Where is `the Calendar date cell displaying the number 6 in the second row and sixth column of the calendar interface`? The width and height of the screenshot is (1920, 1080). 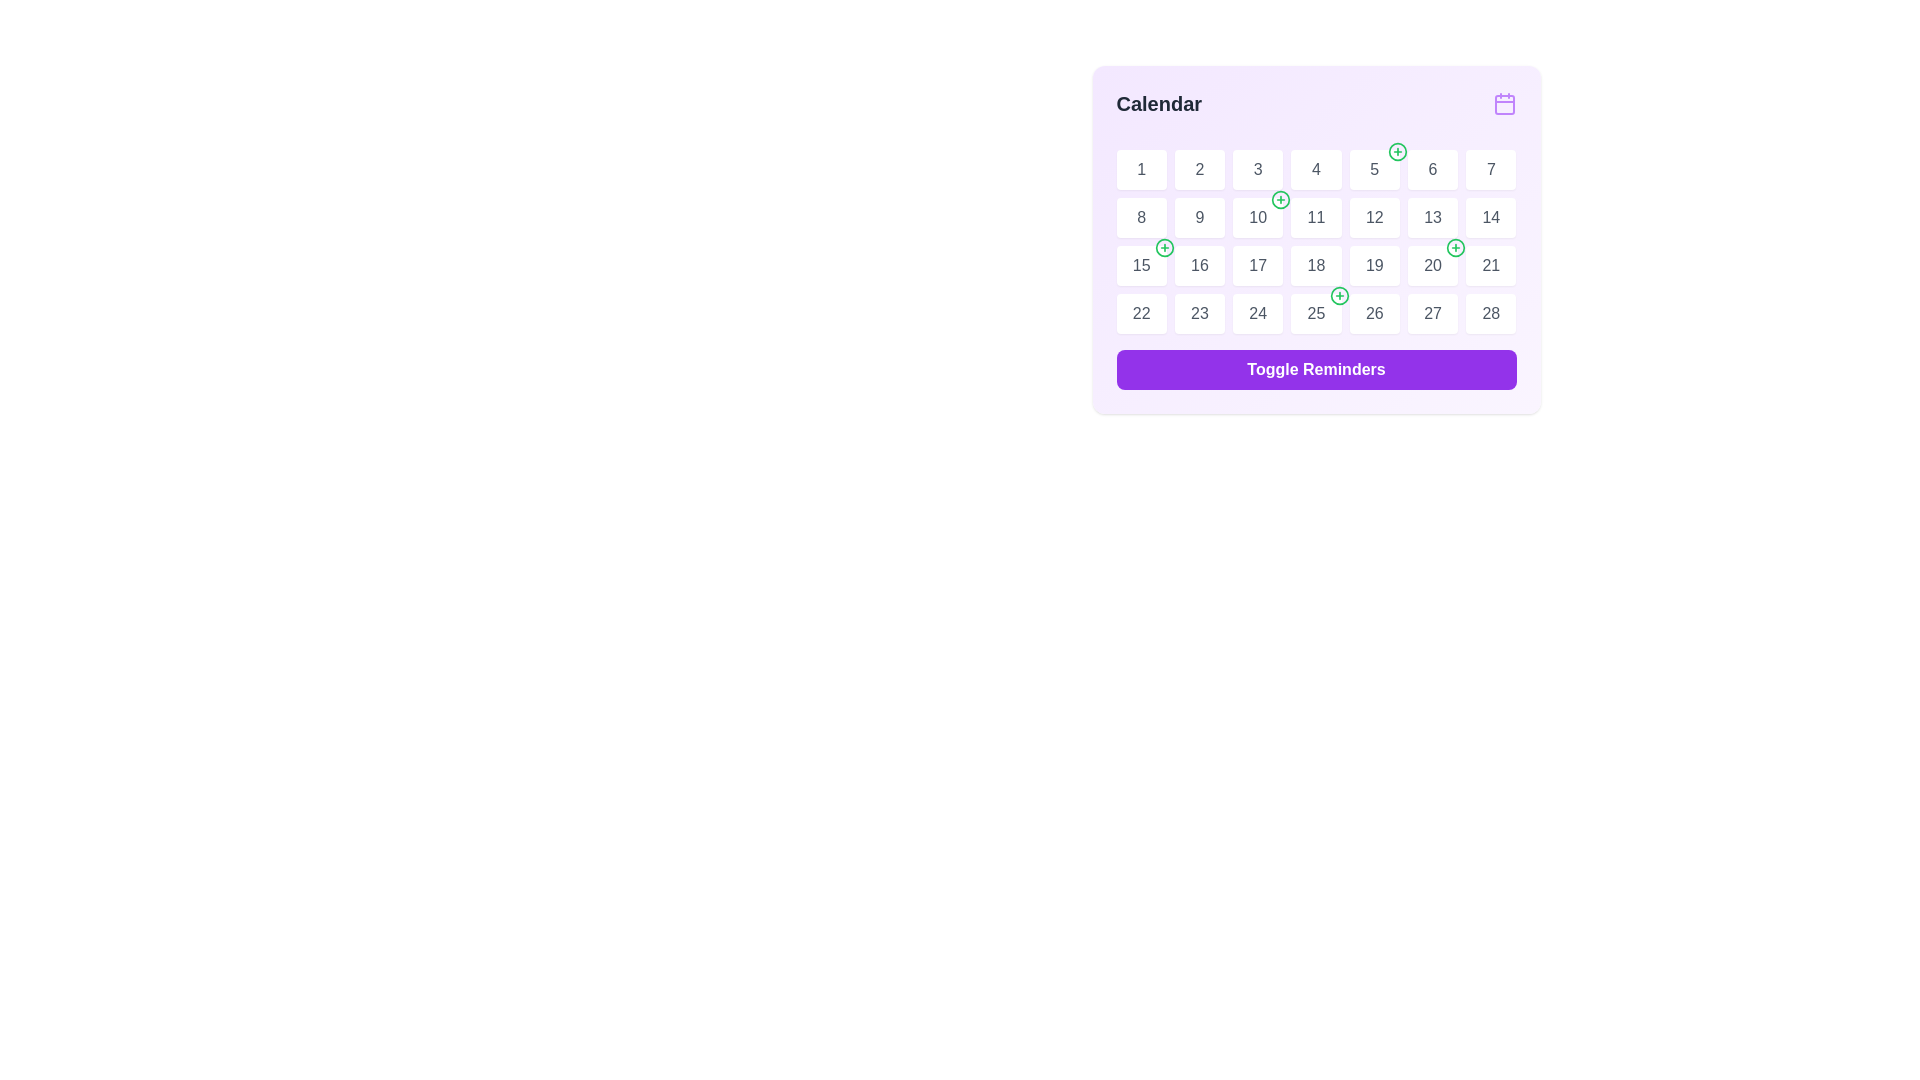
the Calendar date cell displaying the number 6 in the second row and sixth column of the calendar interface is located at coordinates (1432, 168).